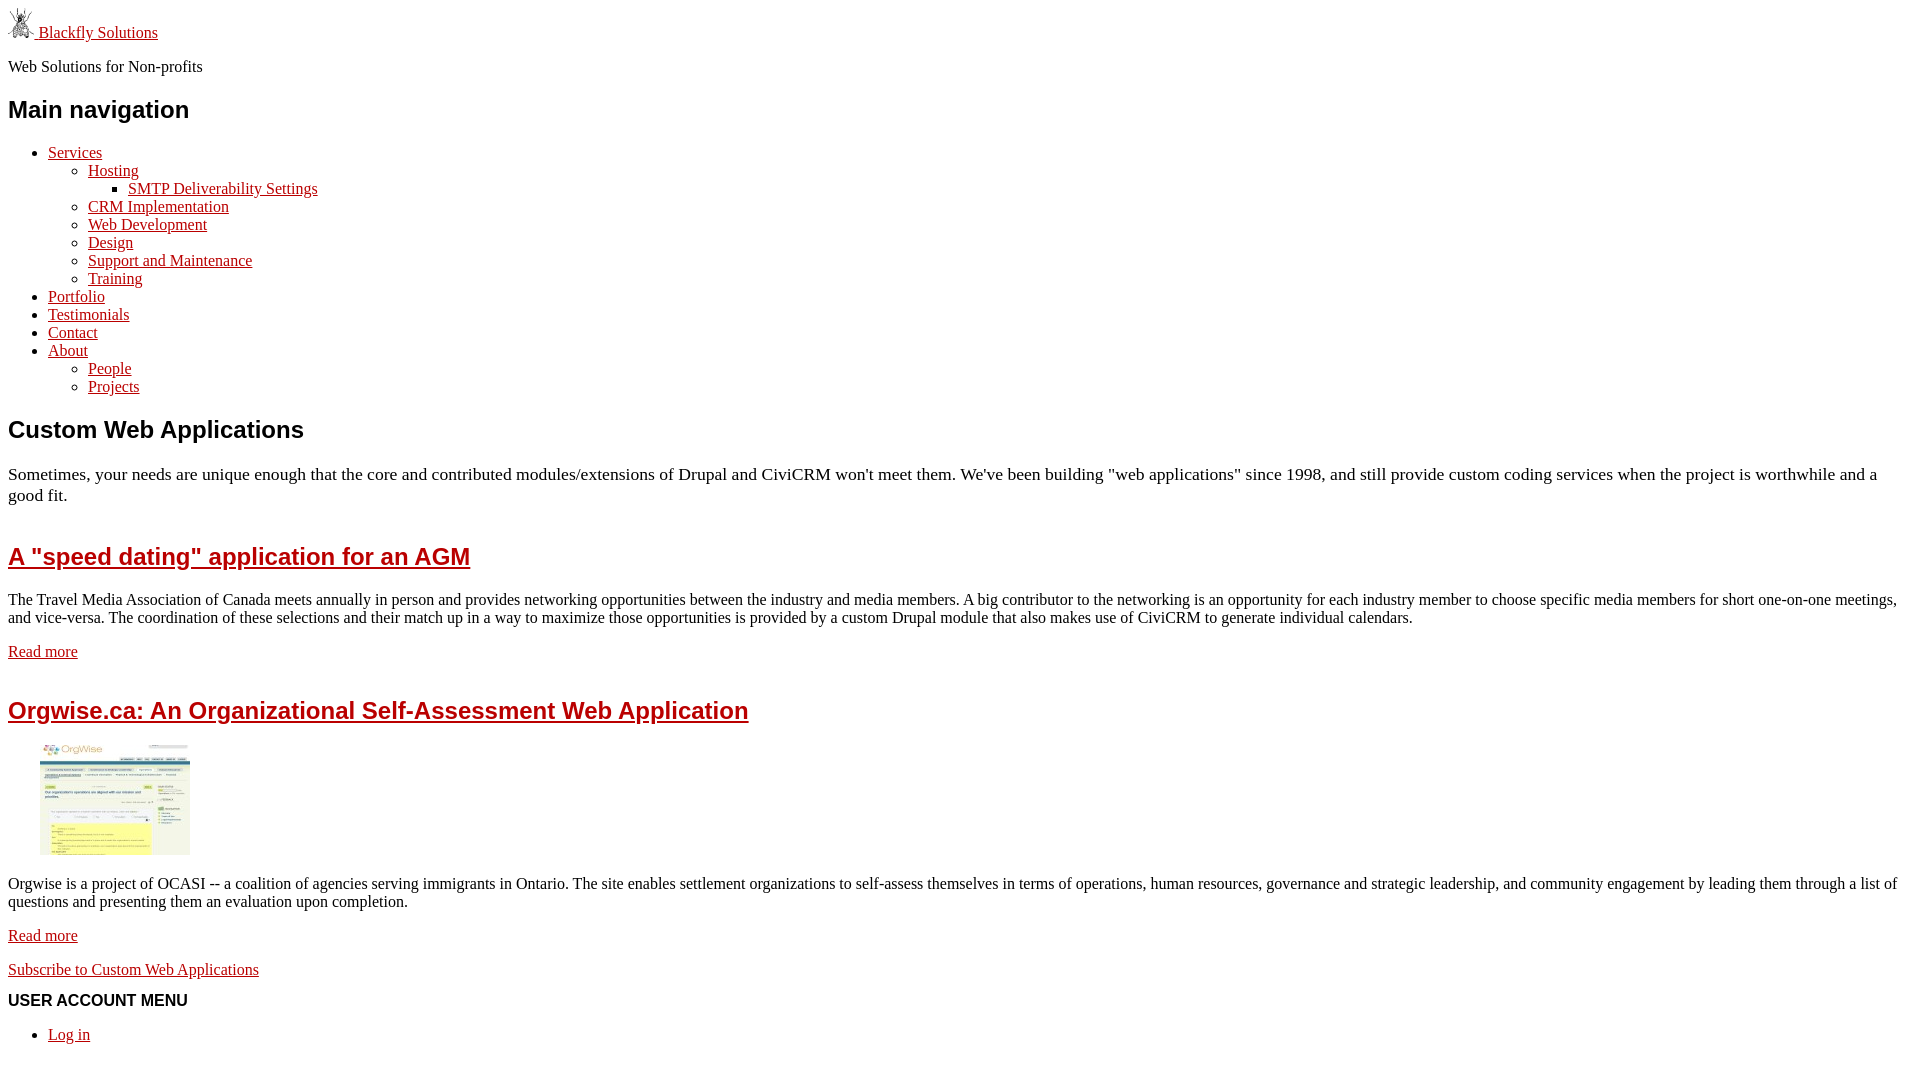 This screenshot has width=1920, height=1080. I want to click on 'Support and Maintenance', so click(86, 259).